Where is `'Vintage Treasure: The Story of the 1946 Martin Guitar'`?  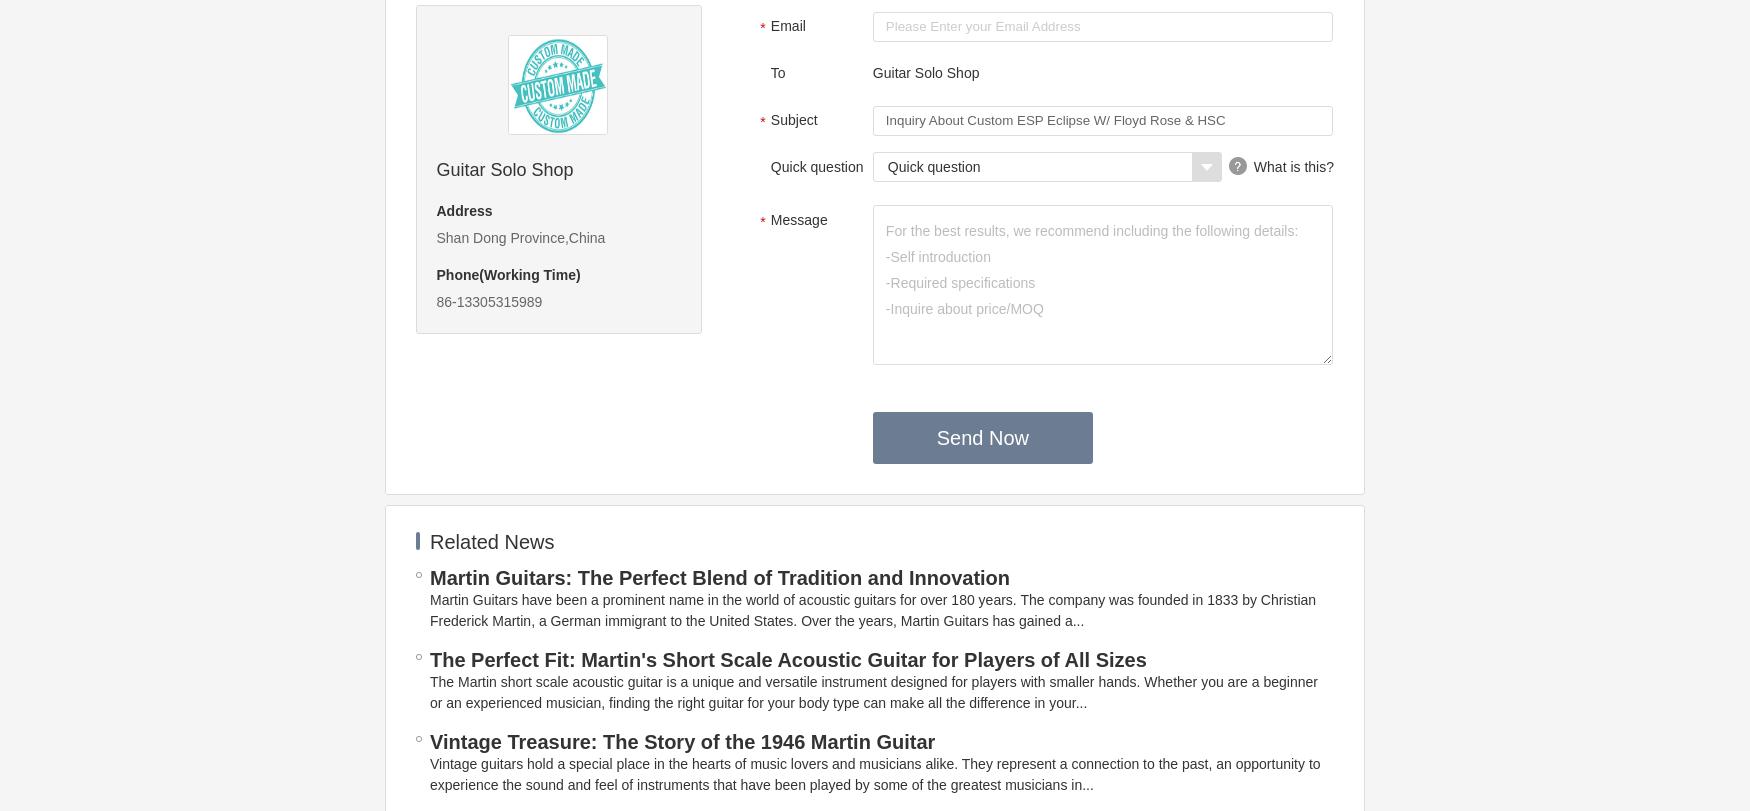
'Vintage Treasure: The Story of the 1946 Martin Guitar' is located at coordinates (681, 740).